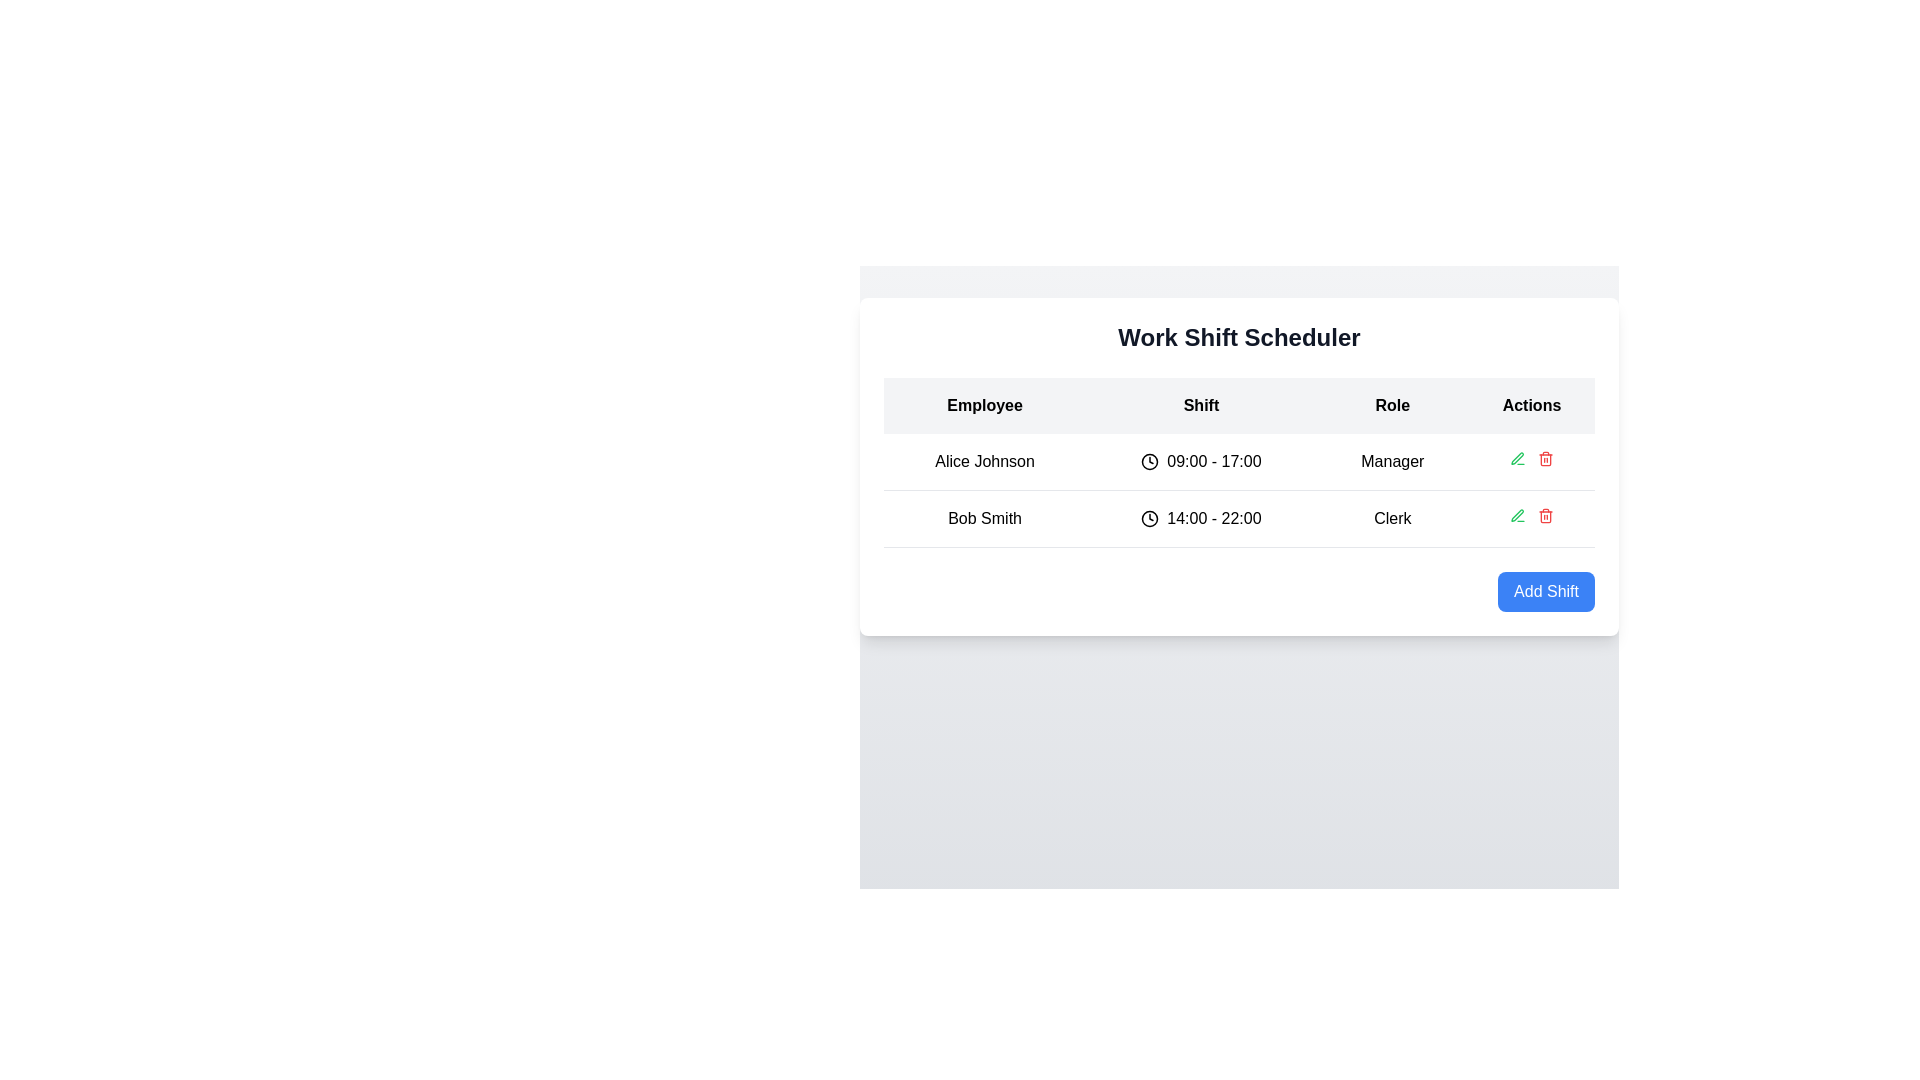 The image size is (1920, 1080). What do you see at coordinates (1530, 518) in the screenshot?
I see `the interactive icons in the Actions column for 'Bob Smith'` at bounding box center [1530, 518].